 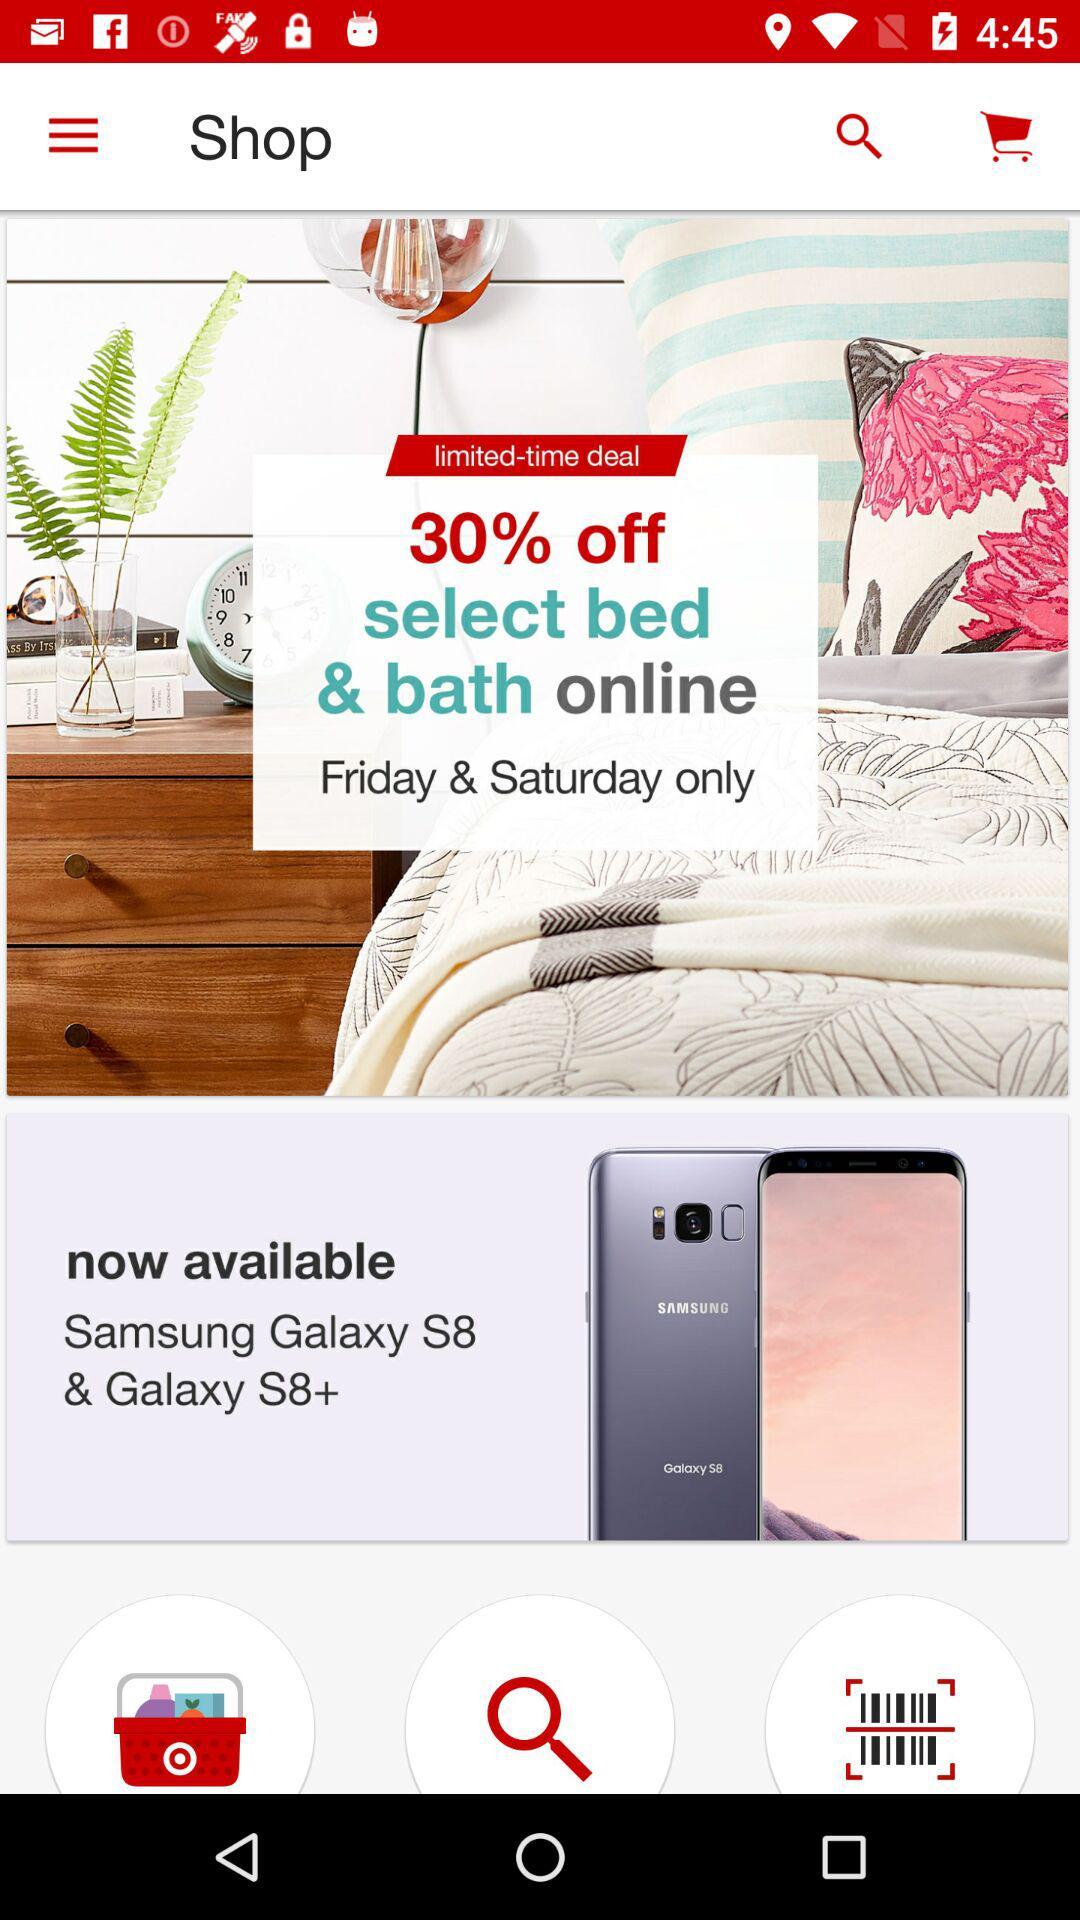 What do you see at coordinates (858, 136) in the screenshot?
I see `the search icon` at bounding box center [858, 136].